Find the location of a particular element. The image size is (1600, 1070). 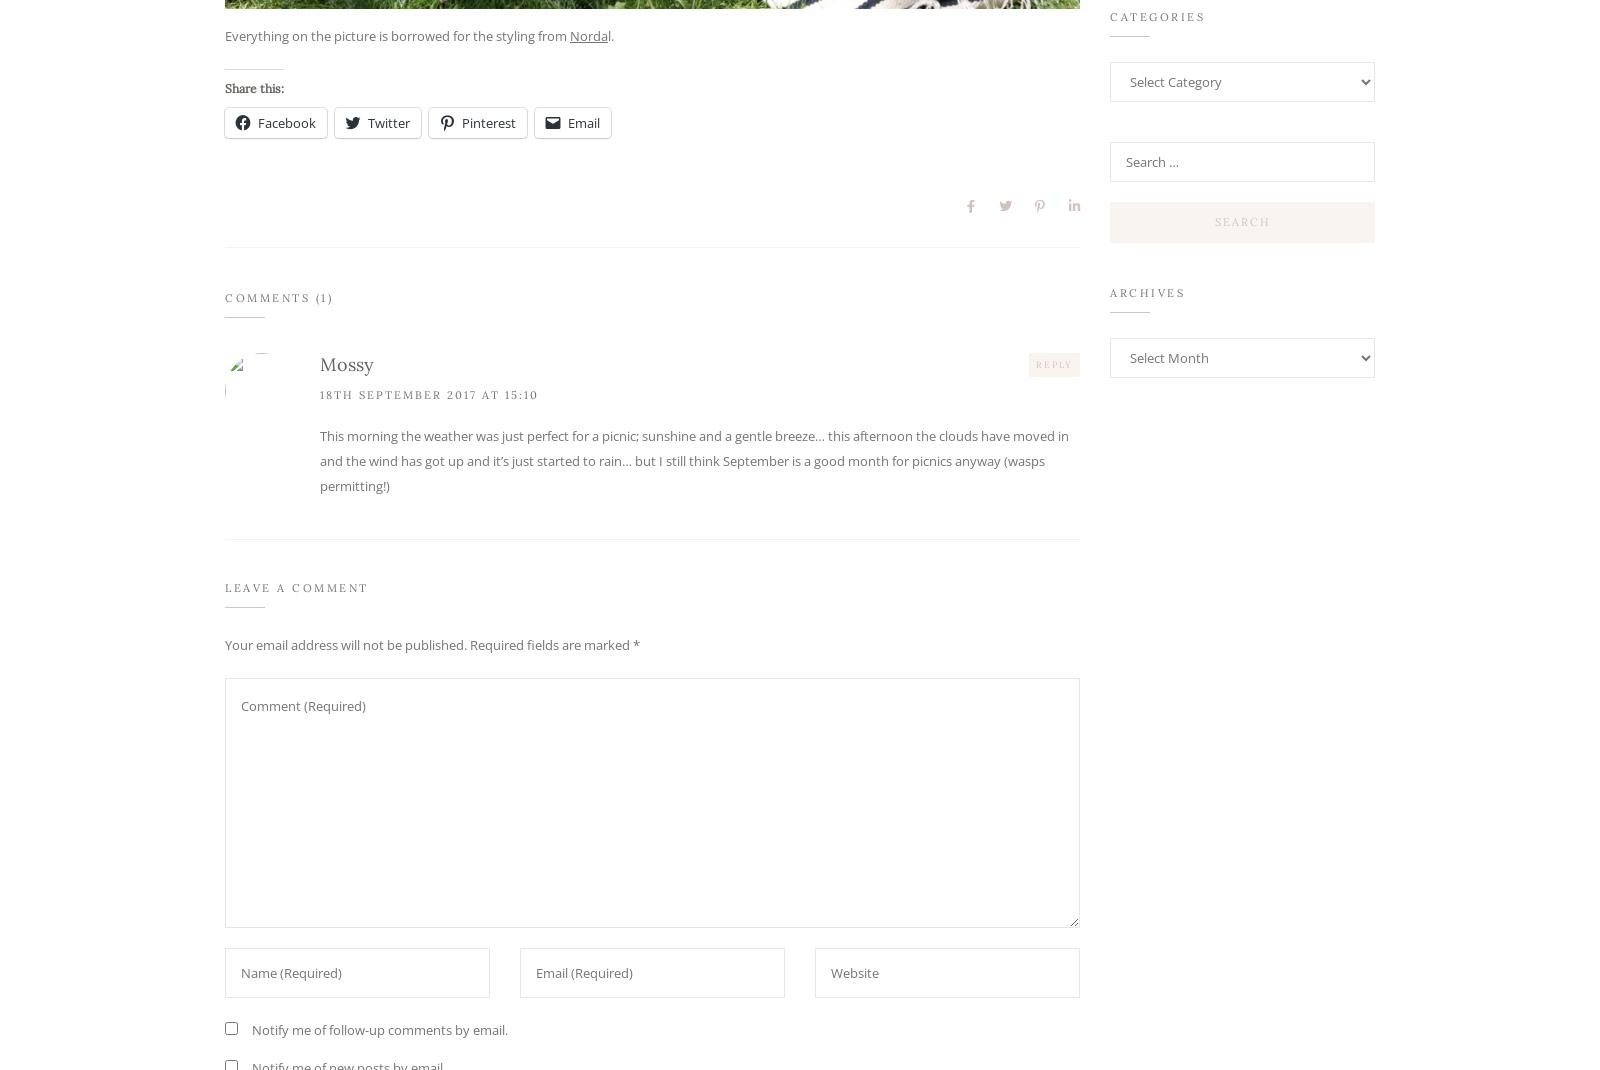

'This morning the weather was just perfect for a picnic; sunshine and a gentle breeze… this afternoon the clouds have moved in and the wind has got up and it’s just started to rain… but I still think September is a good month for picnics anyway (wasps permitting!)' is located at coordinates (694, 460).